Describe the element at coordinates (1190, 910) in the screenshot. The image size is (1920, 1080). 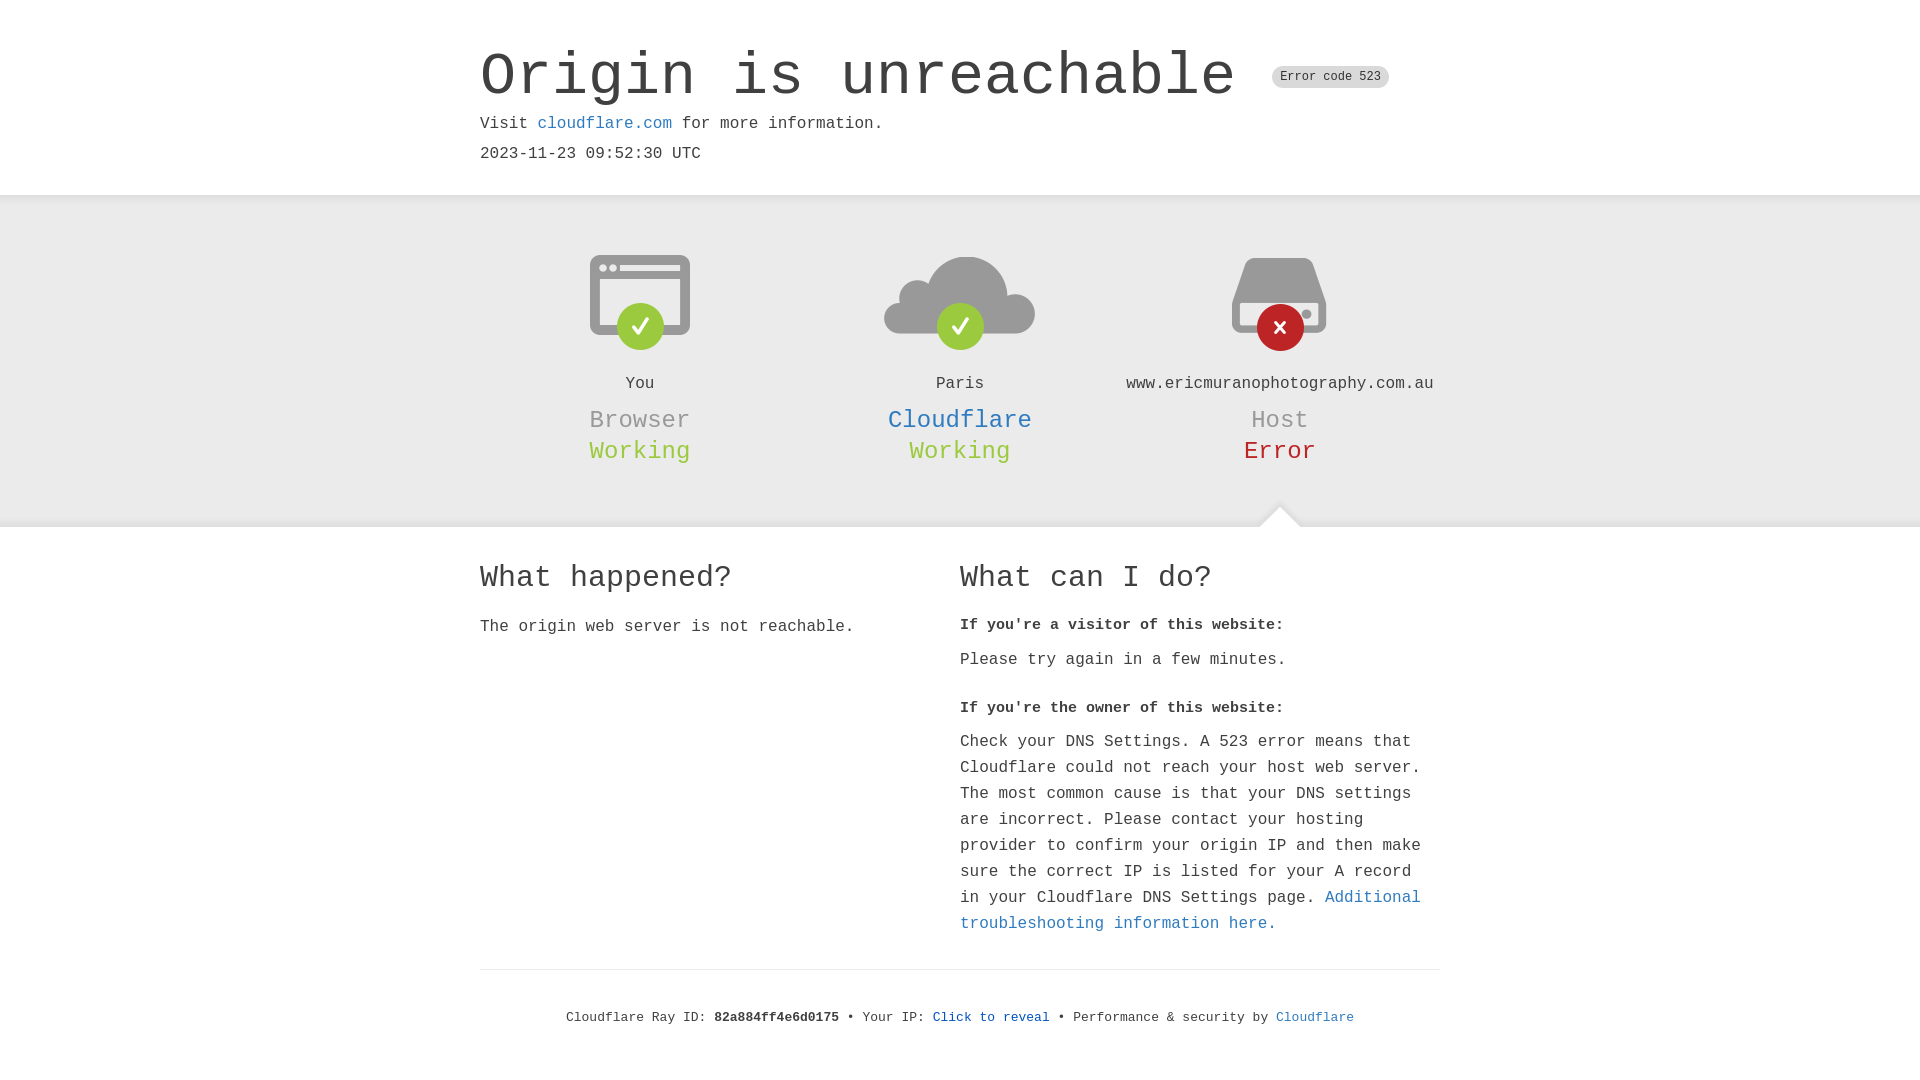
I see `'Additional troubleshooting information here.'` at that location.